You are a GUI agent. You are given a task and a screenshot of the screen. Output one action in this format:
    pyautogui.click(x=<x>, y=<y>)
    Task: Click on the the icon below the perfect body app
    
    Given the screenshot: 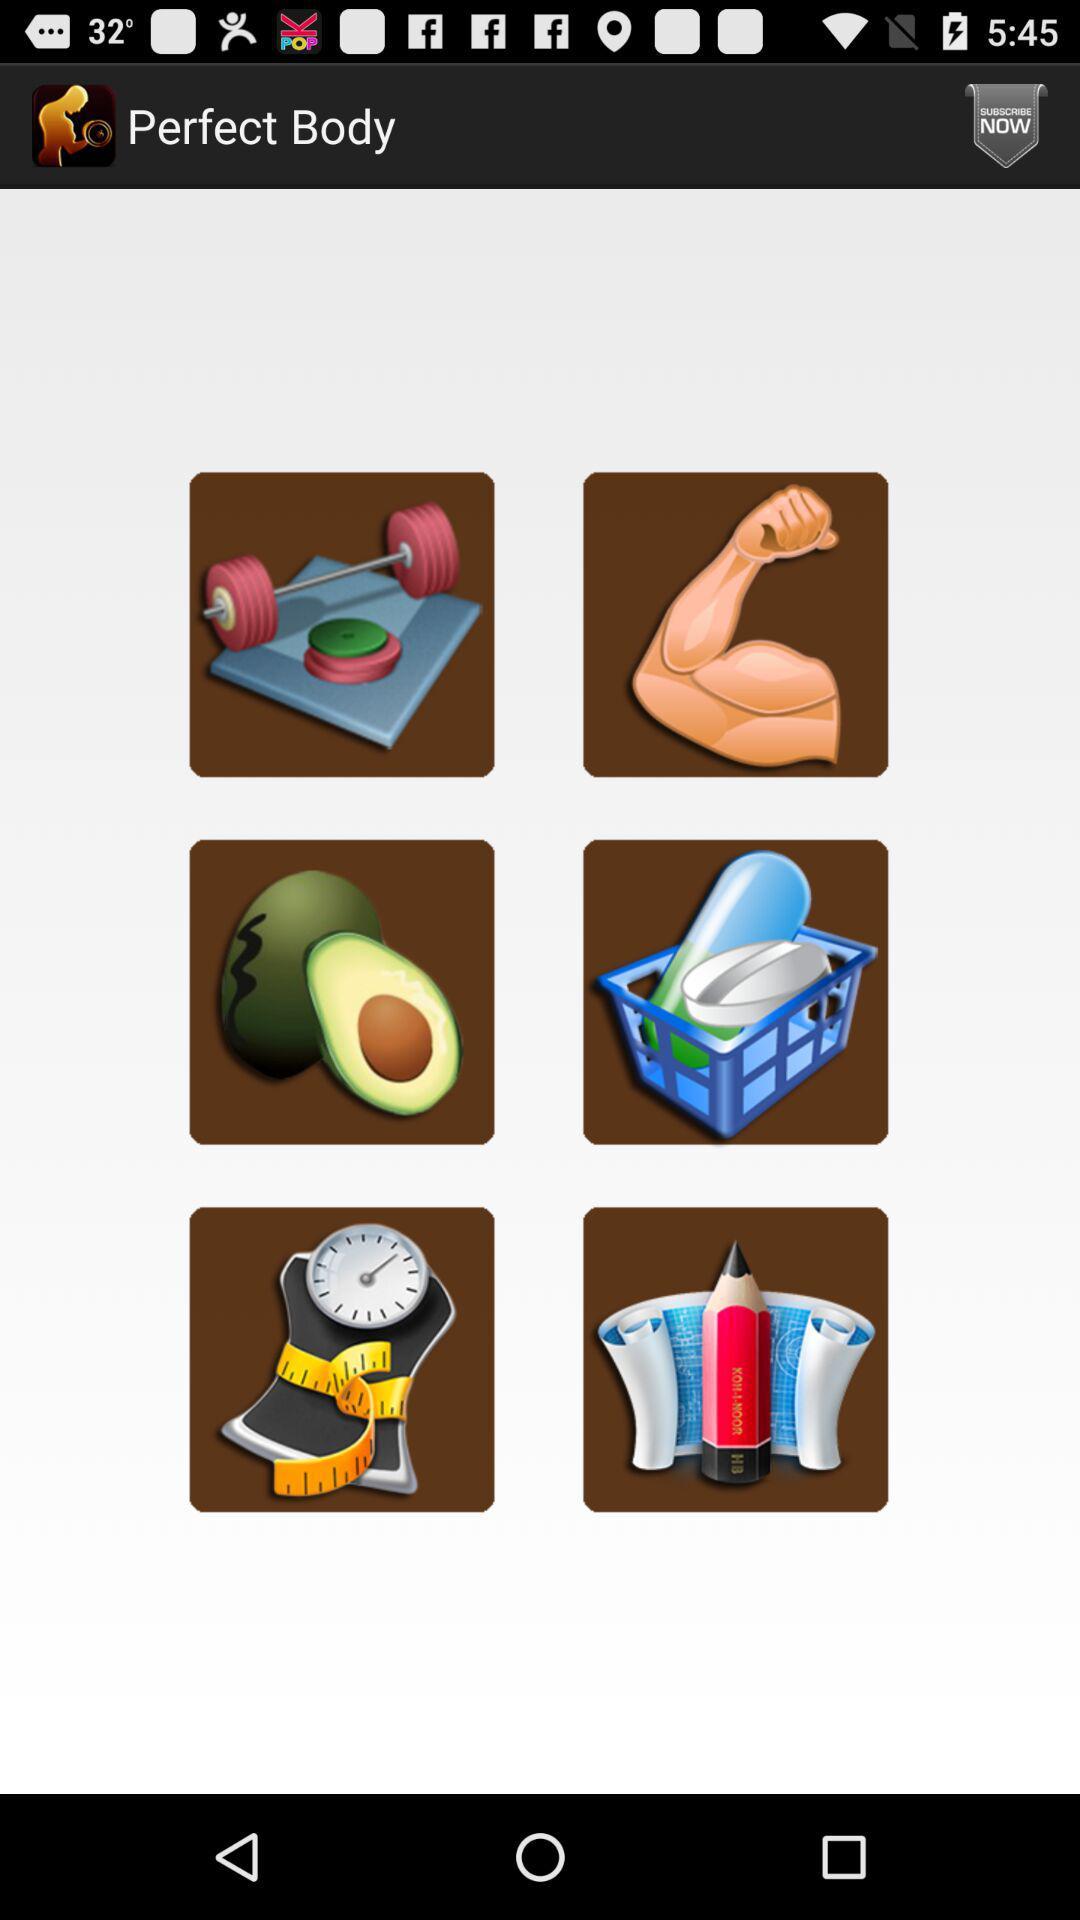 What is the action you would take?
    pyautogui.click(x=341, y=623)
    